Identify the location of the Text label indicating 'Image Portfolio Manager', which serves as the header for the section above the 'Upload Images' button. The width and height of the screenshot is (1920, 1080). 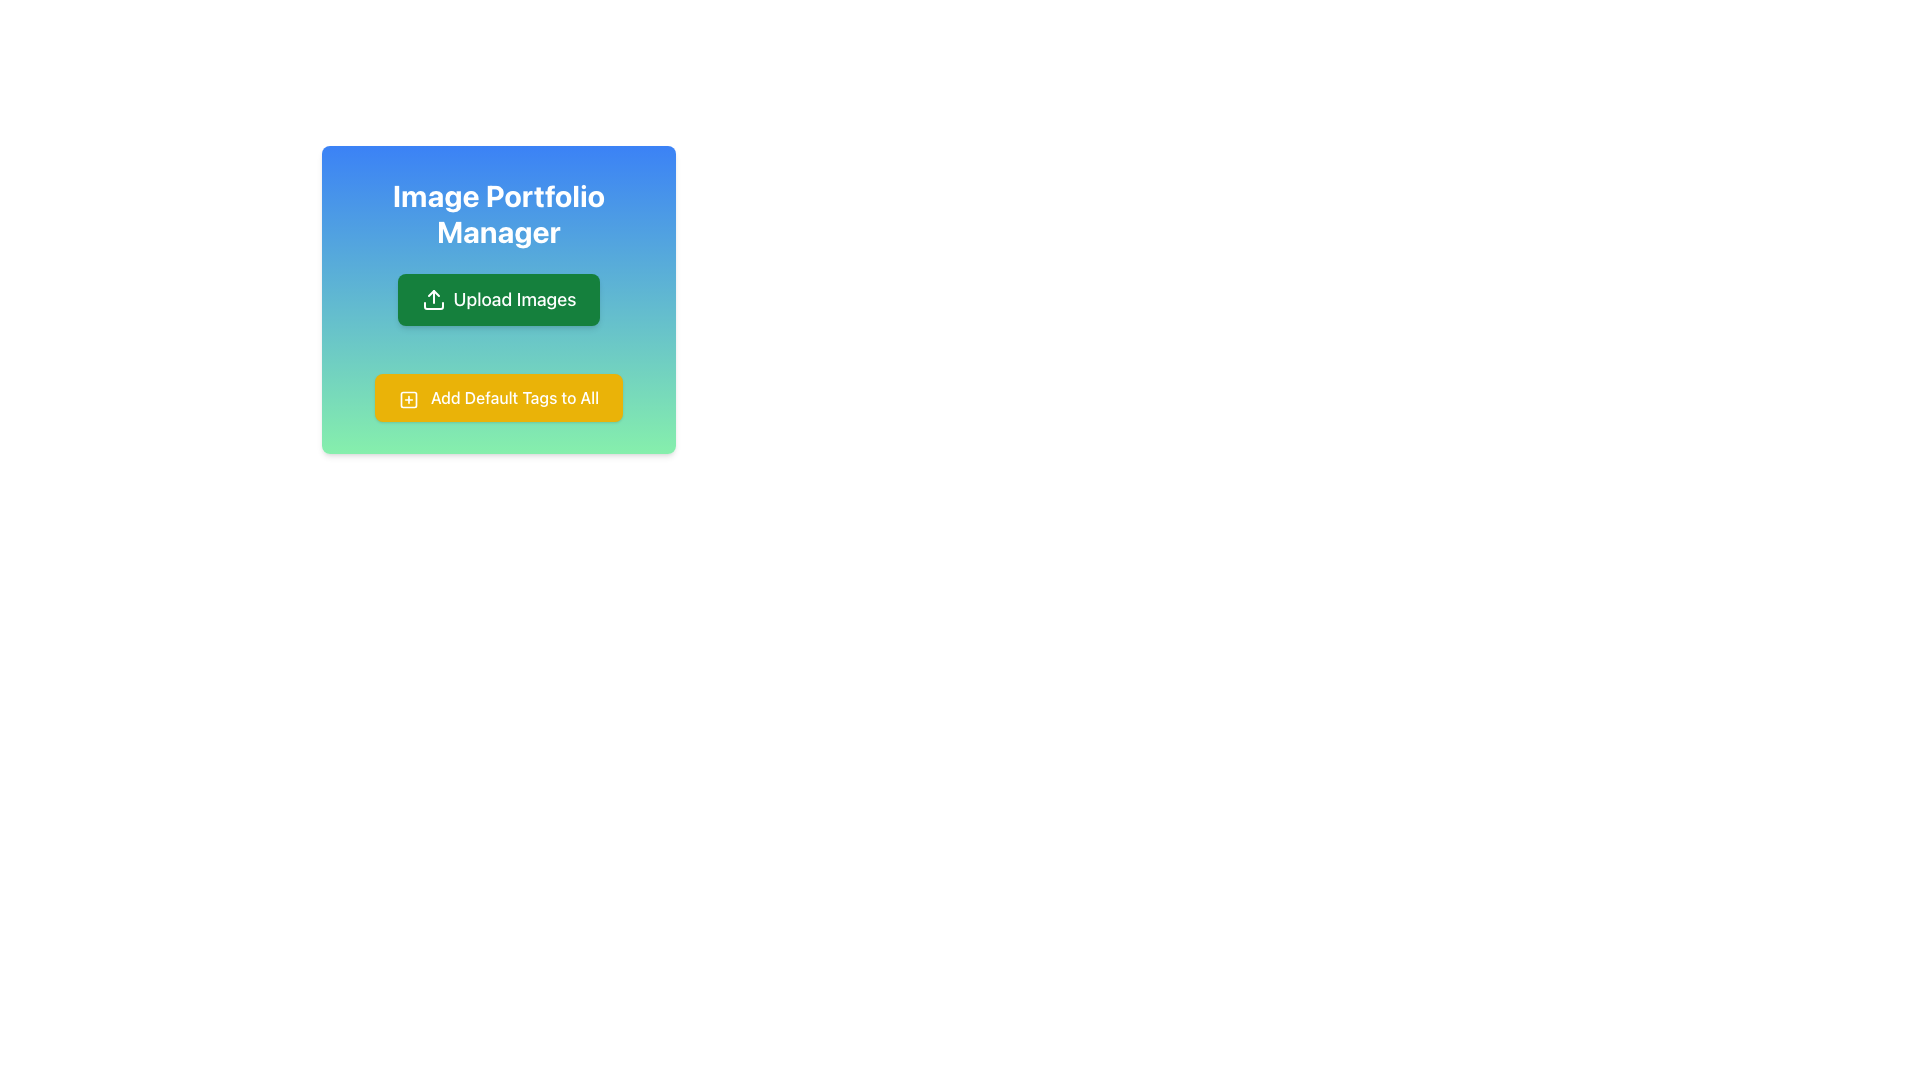
(499, 213).